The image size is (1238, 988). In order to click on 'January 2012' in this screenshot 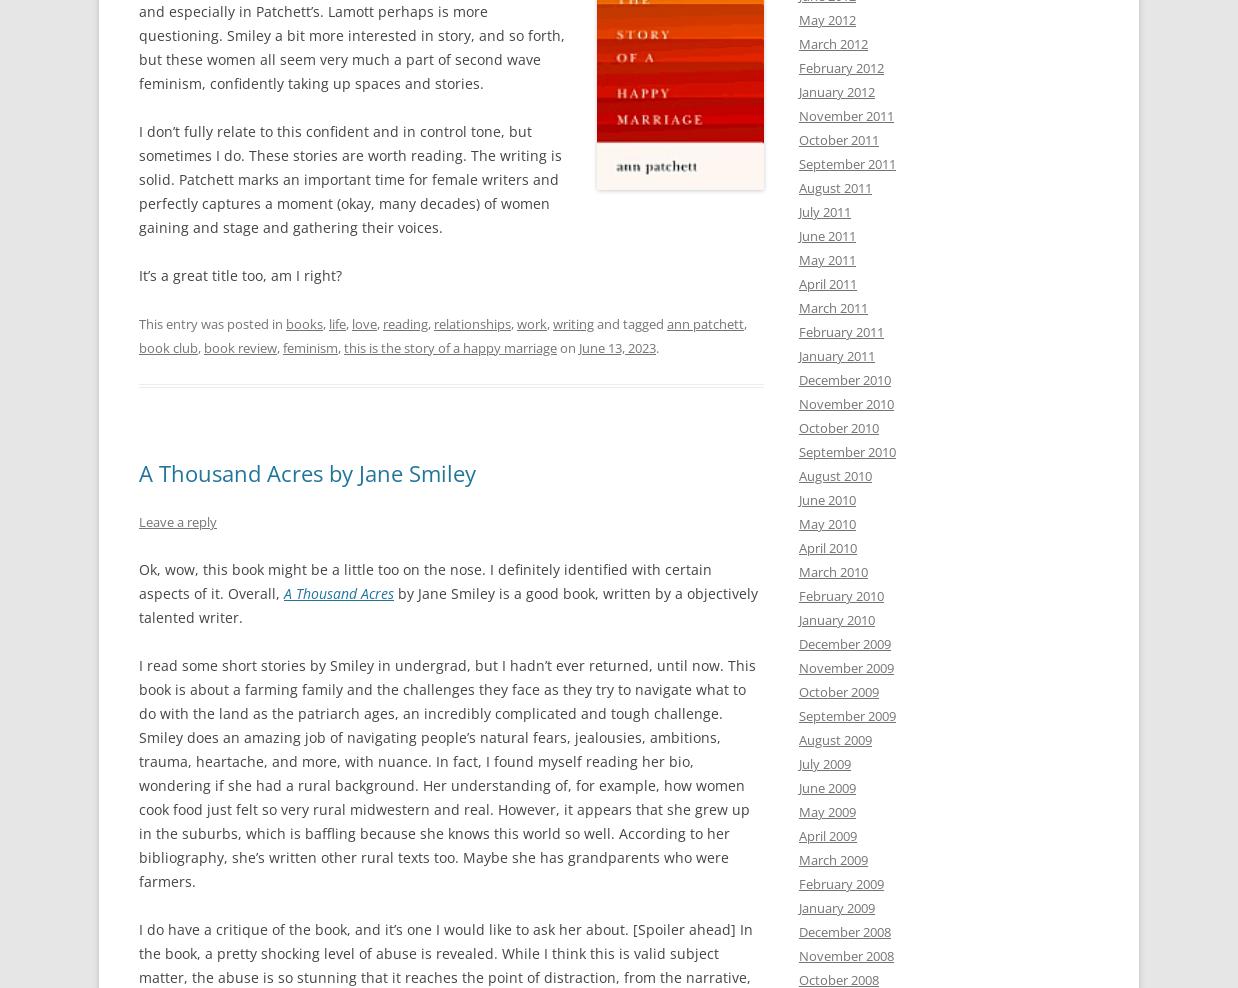, I will do `click(836, 91)`.